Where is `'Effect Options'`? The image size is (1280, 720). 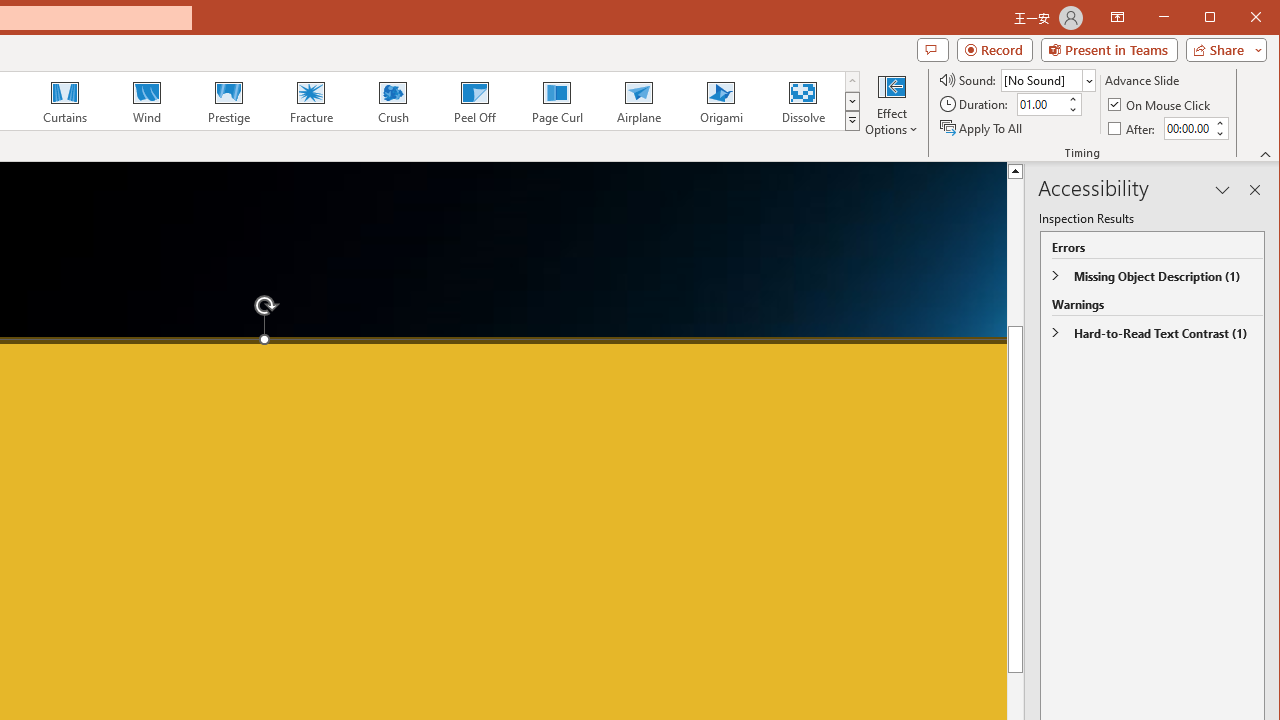 'Effect Options' is located at coordinates (891, 104).